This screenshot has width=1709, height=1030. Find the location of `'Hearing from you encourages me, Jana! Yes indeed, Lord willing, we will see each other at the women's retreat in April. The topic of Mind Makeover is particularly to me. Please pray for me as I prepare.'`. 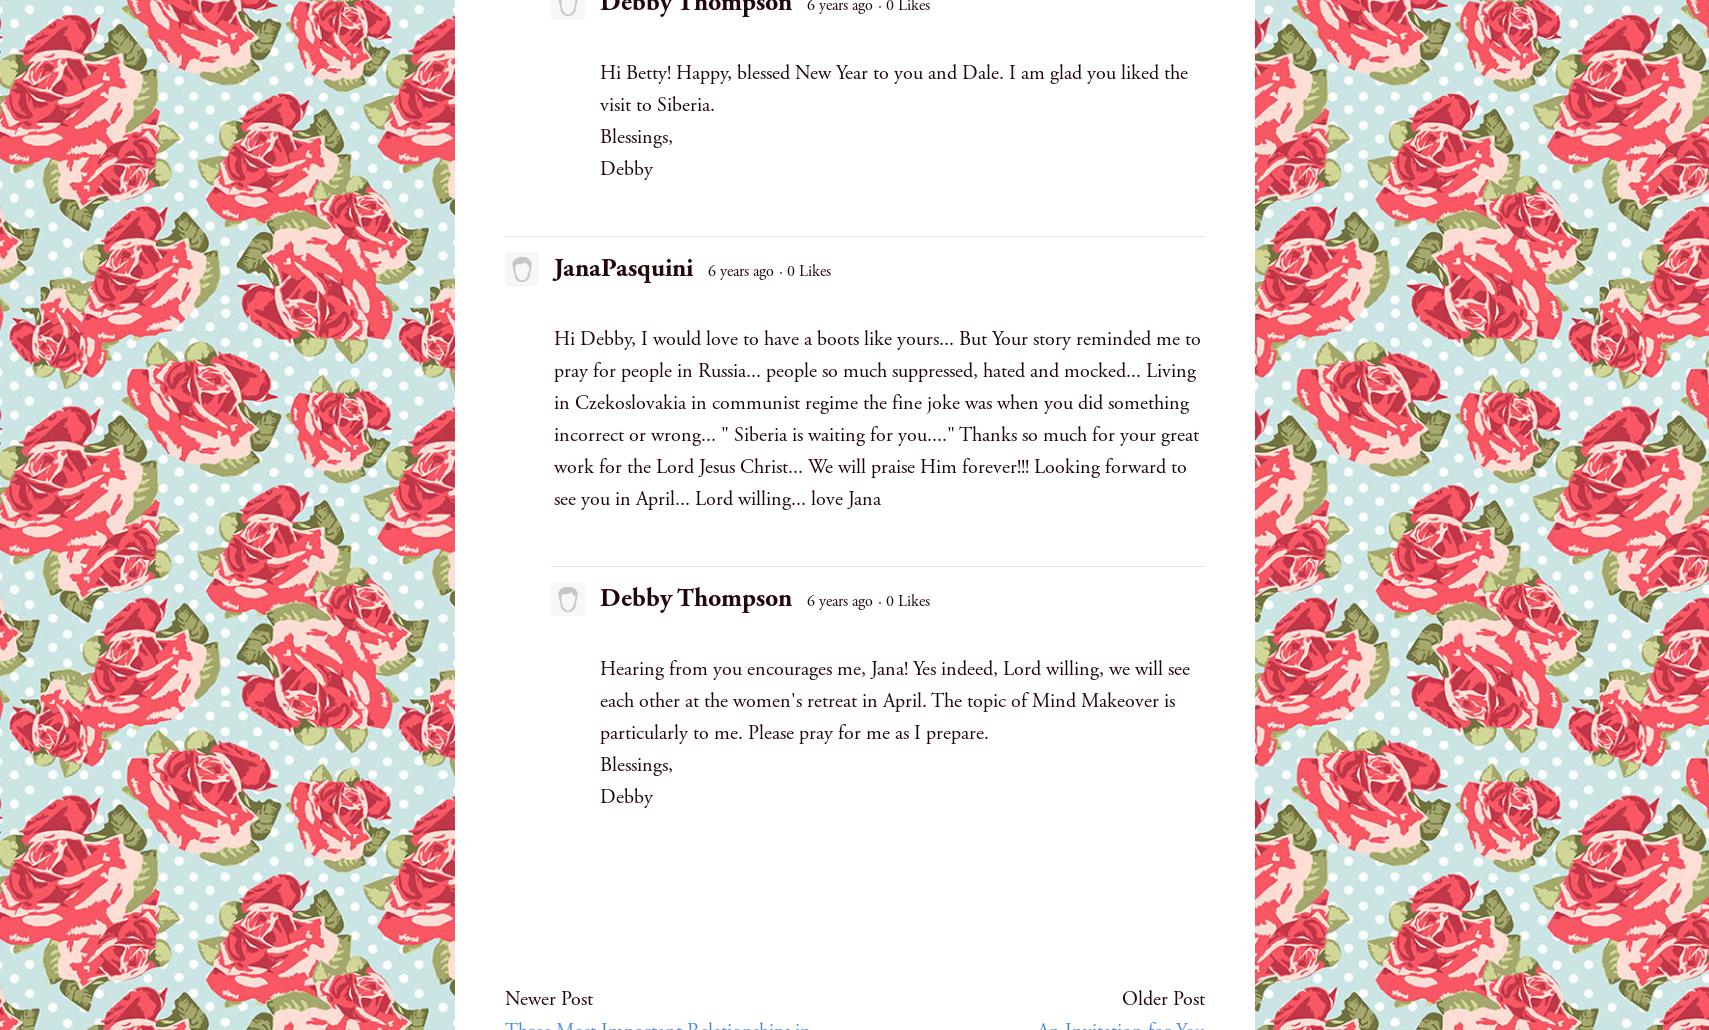

'Hearing from you encourages me, Jana! Yes indeed, Lord willing, we will see each other at the women's retreat in April. The topic of Mind Makeover is particularly to me. Please pray for me as I prepare.' is located at coordinates (893, 700).